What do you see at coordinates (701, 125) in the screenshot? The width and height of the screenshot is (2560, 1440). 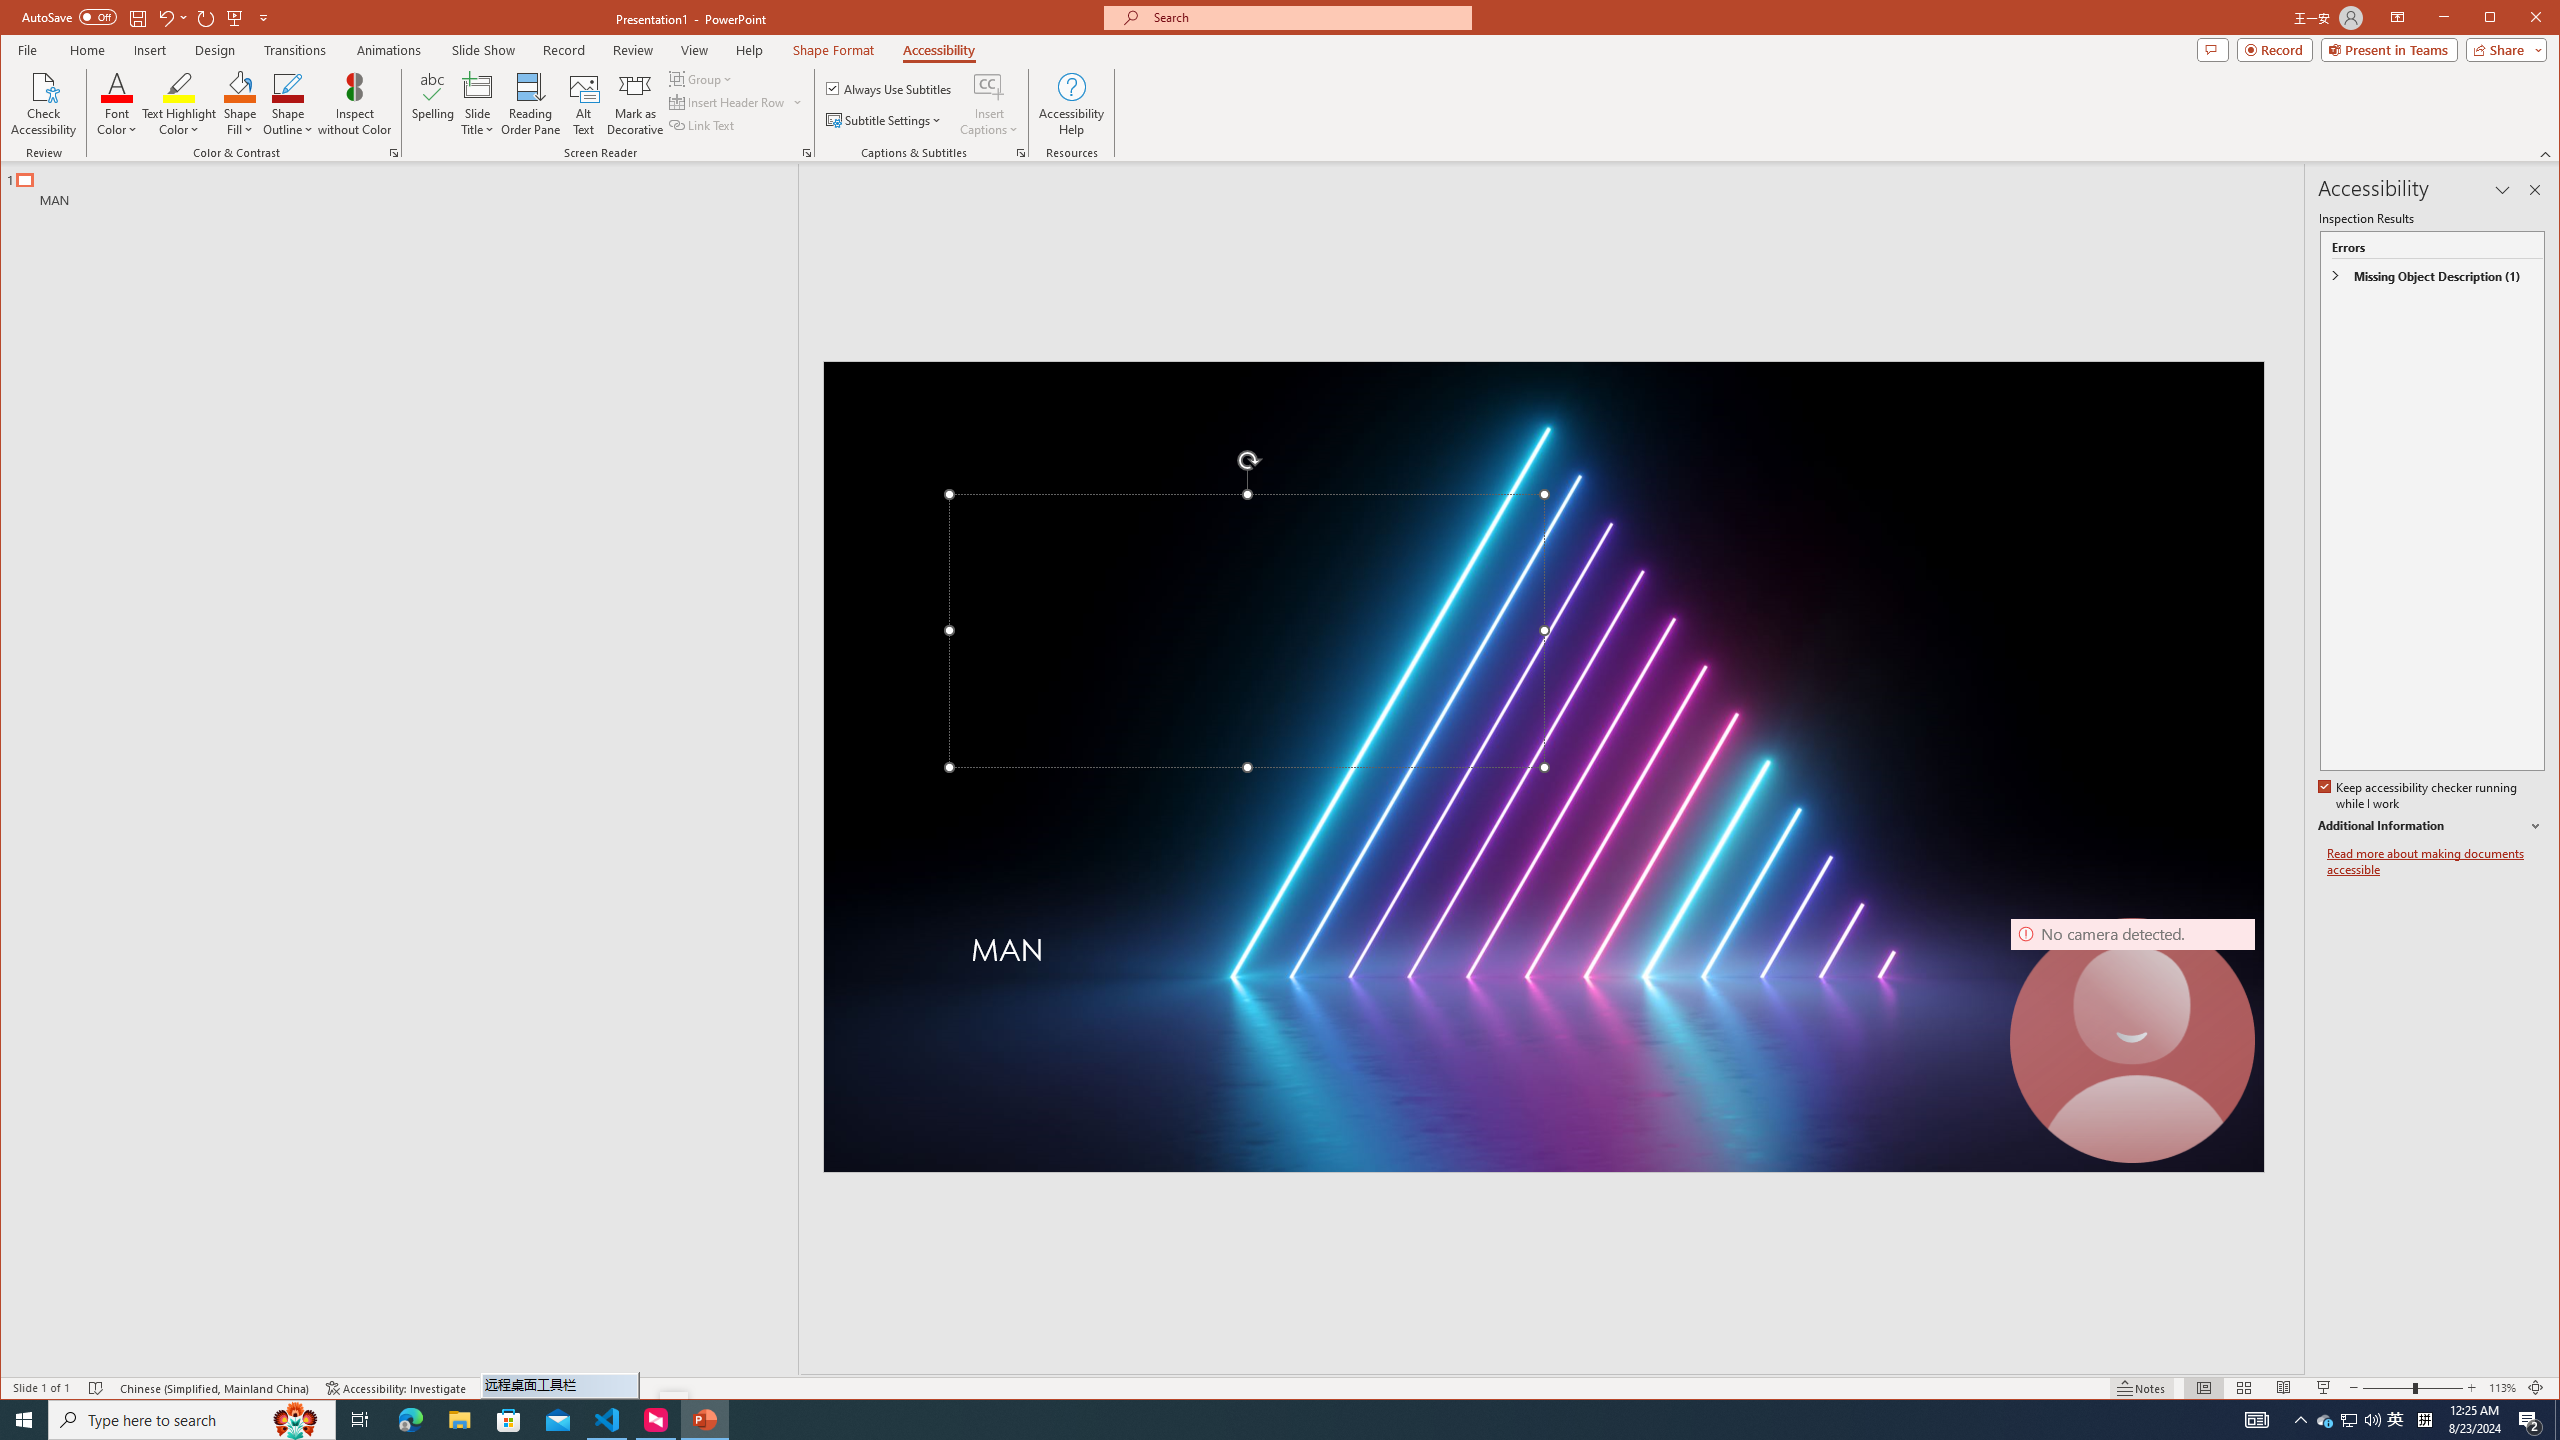 I see `'Link Text'` at bounding box center [701, 125].